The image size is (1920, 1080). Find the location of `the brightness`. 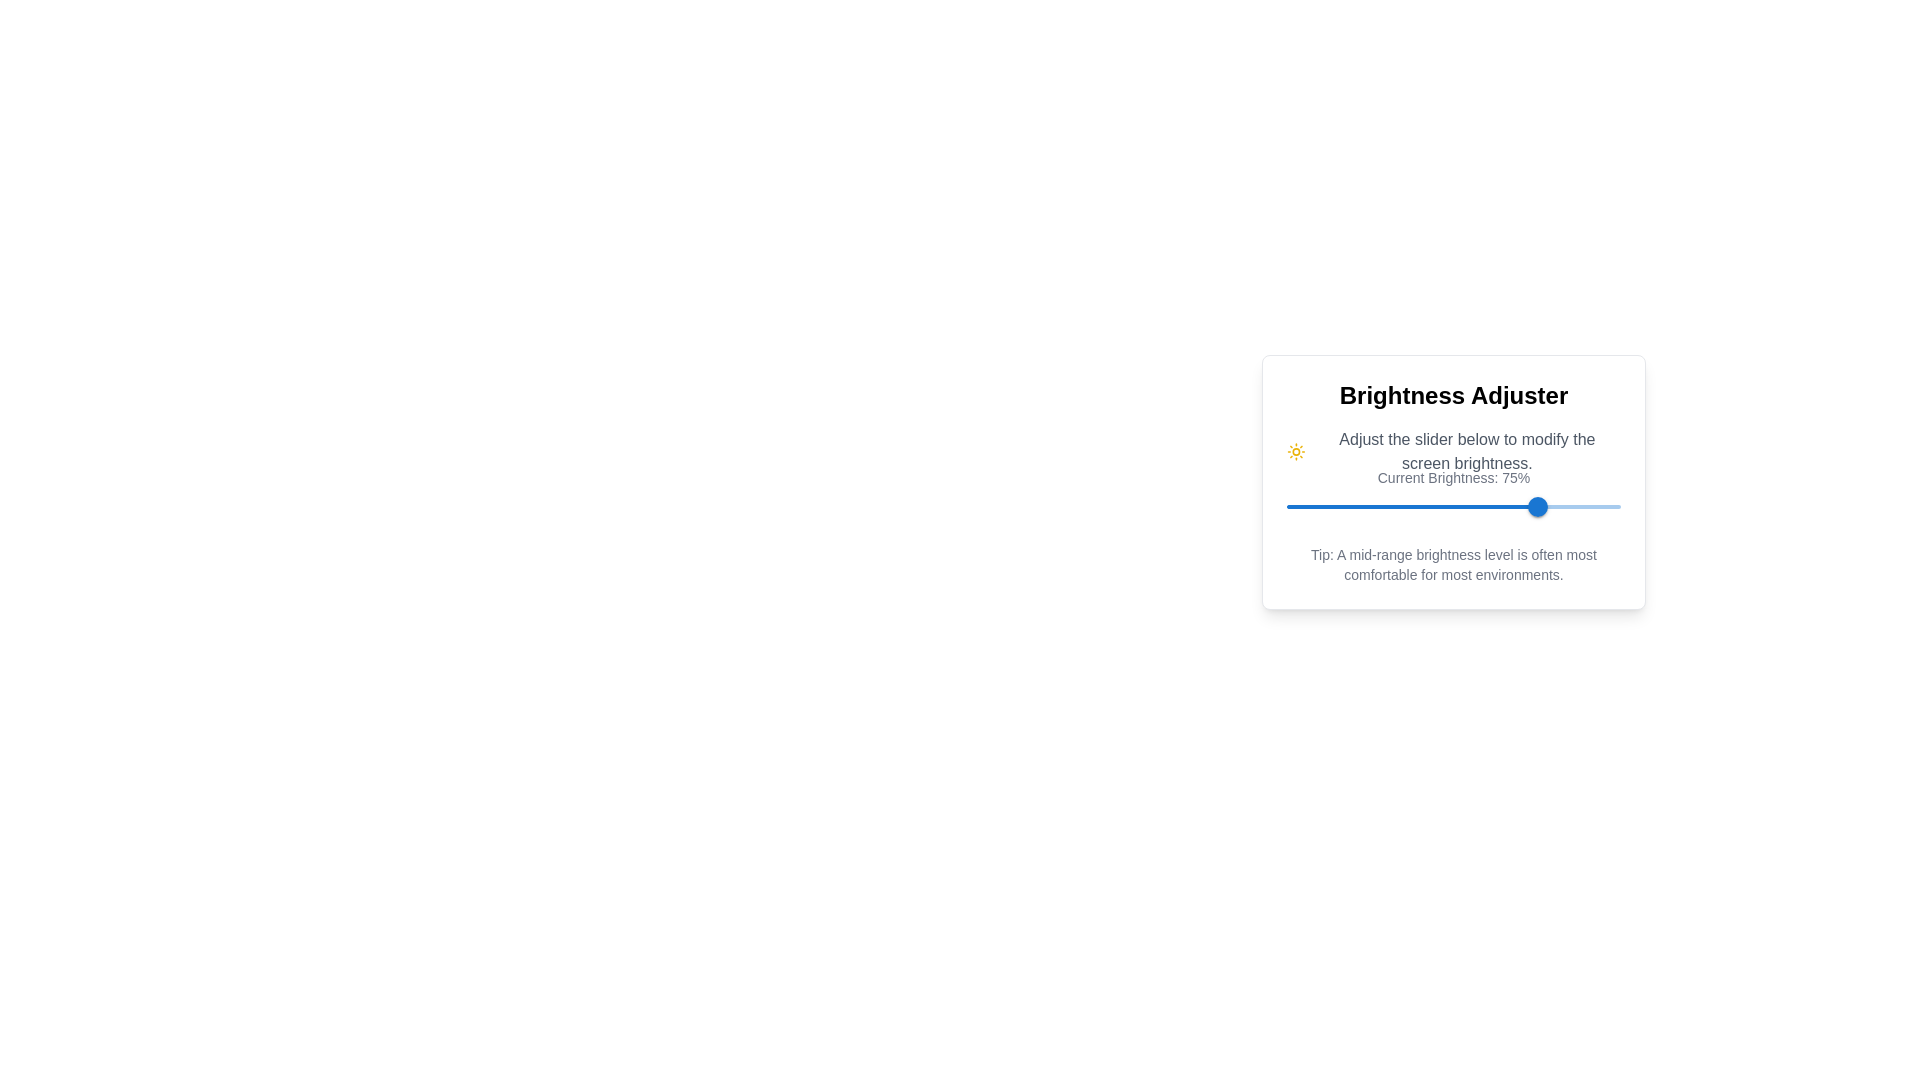

the brightness is located at coordinates (1372, 505).